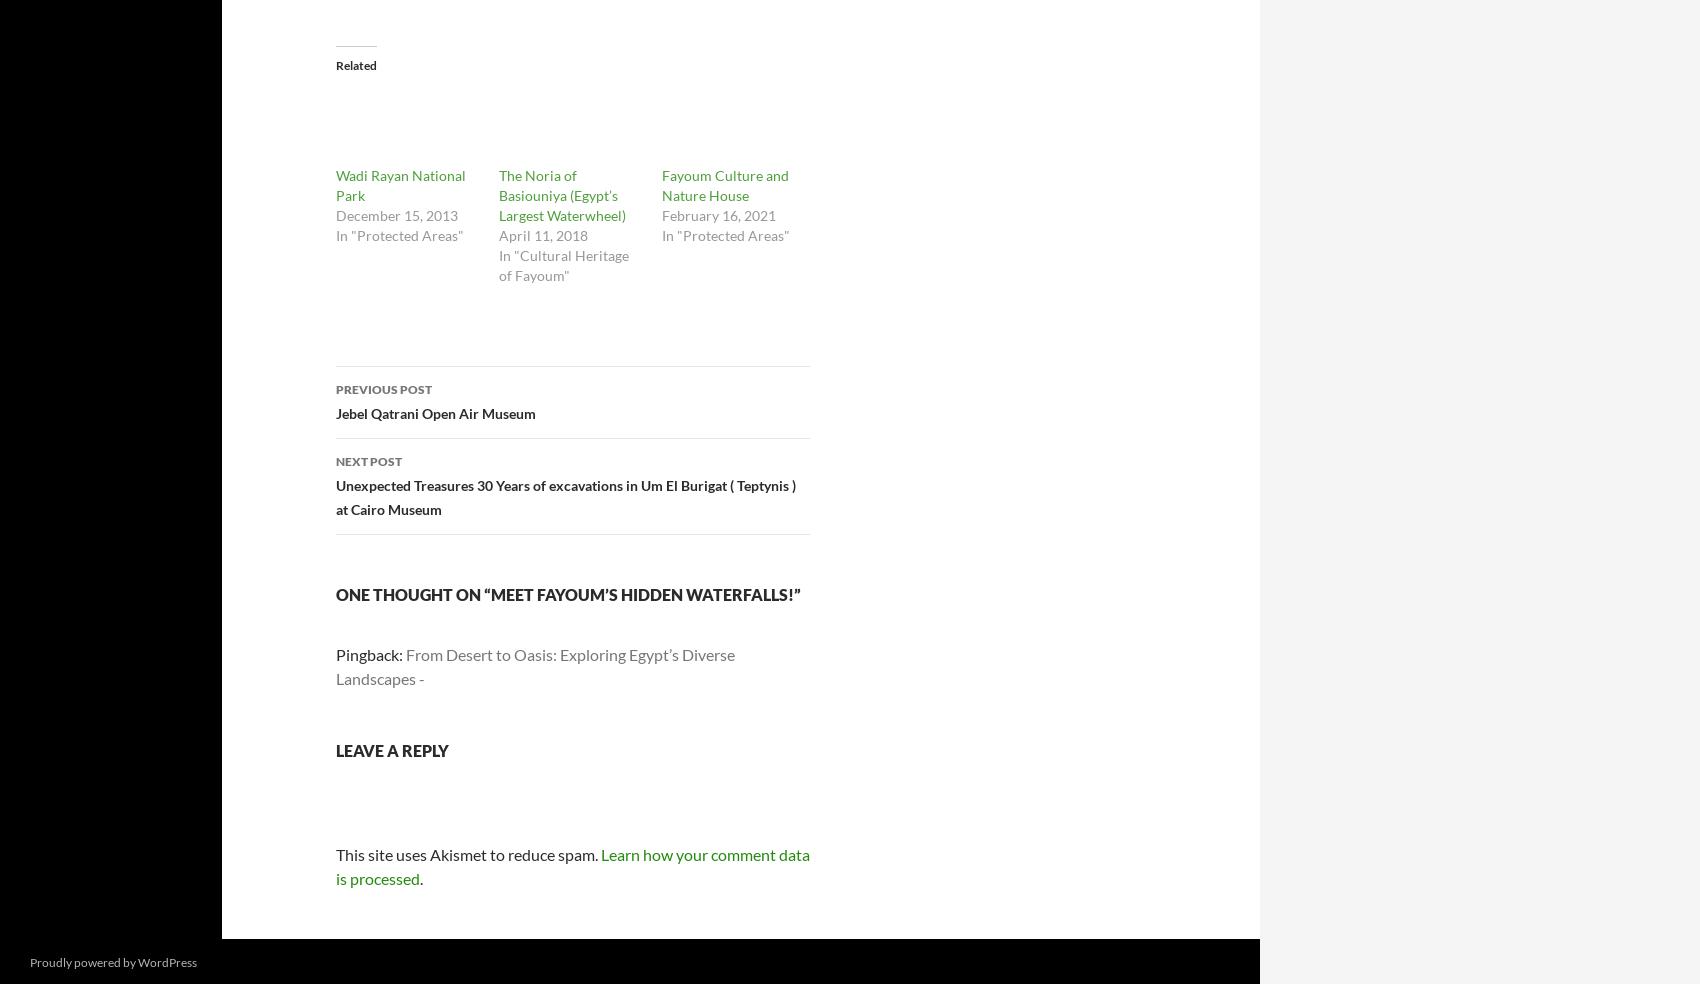  What do you see at coordinates (468, 852) in the screenshot?
I see `'This site uses Akismet to reduce spam.'` at bounding box center [468, 852].